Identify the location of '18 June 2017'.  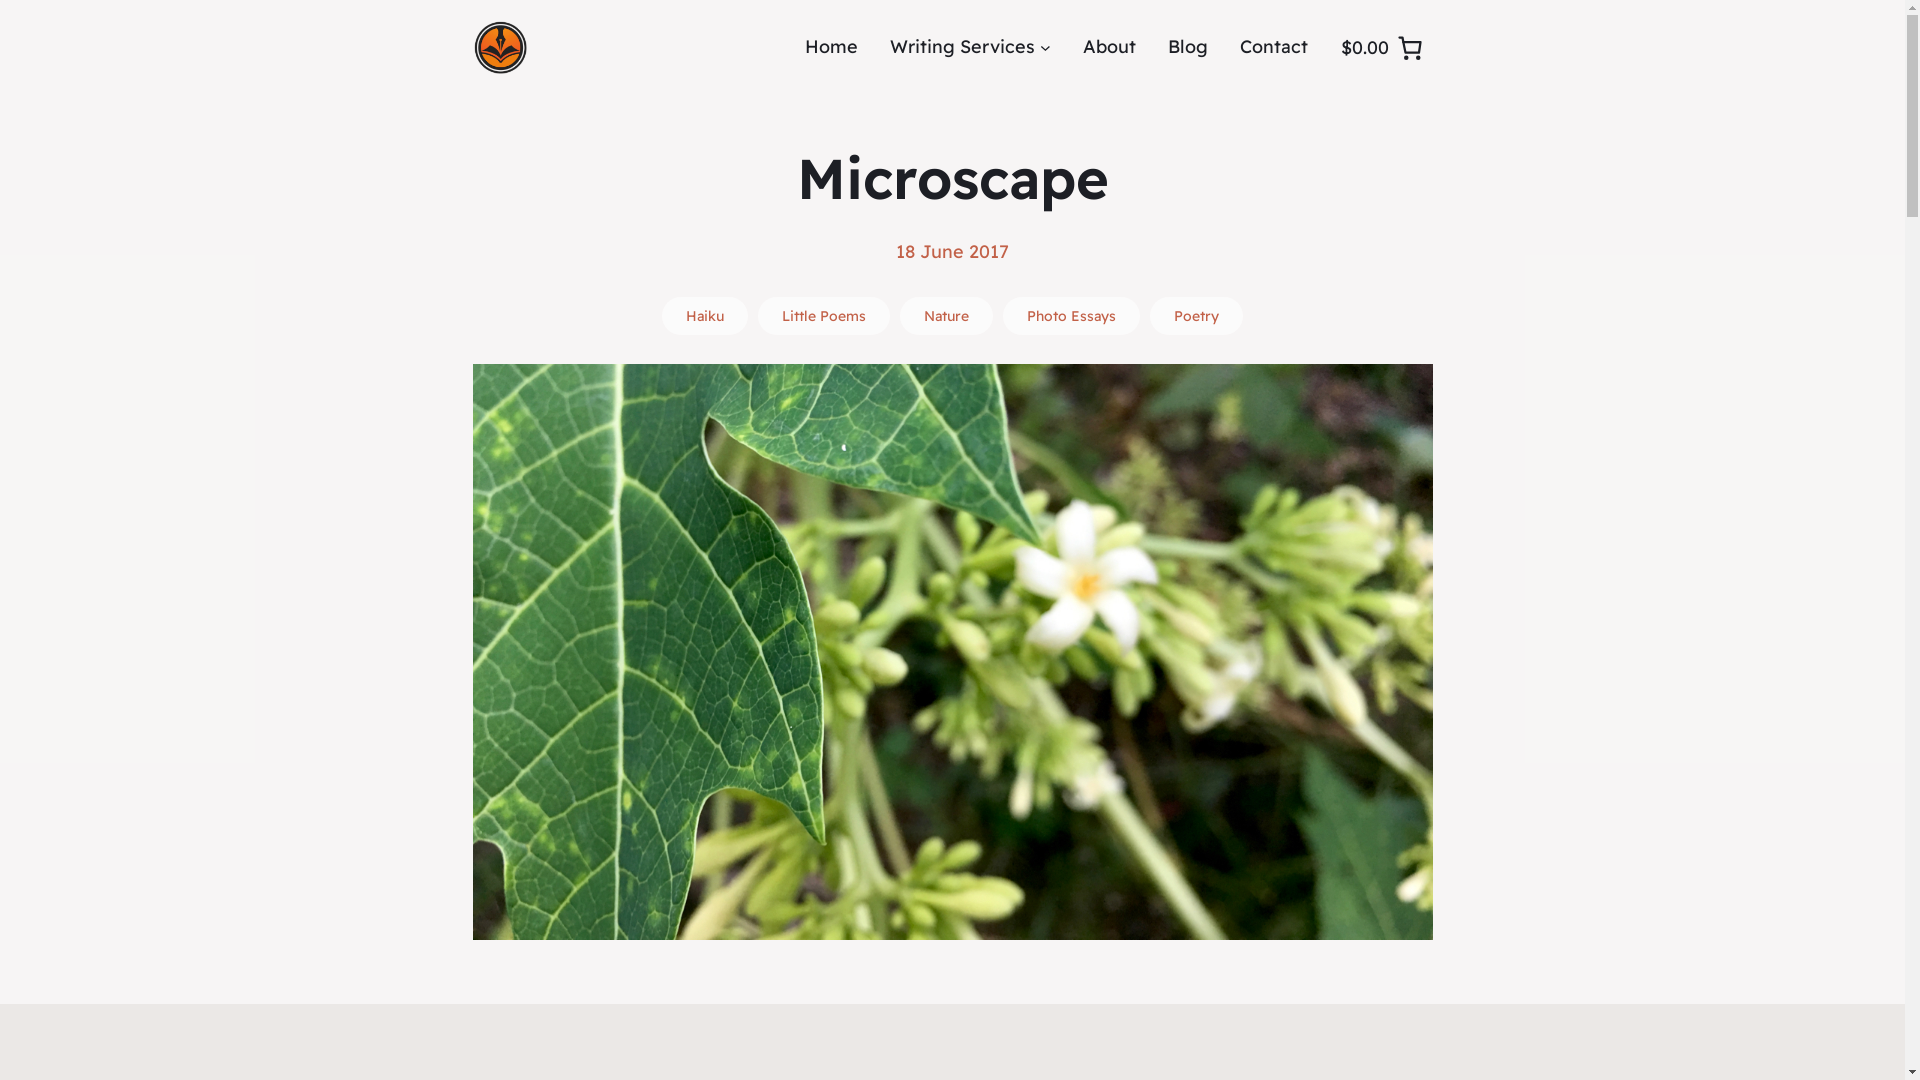
(951, 250).